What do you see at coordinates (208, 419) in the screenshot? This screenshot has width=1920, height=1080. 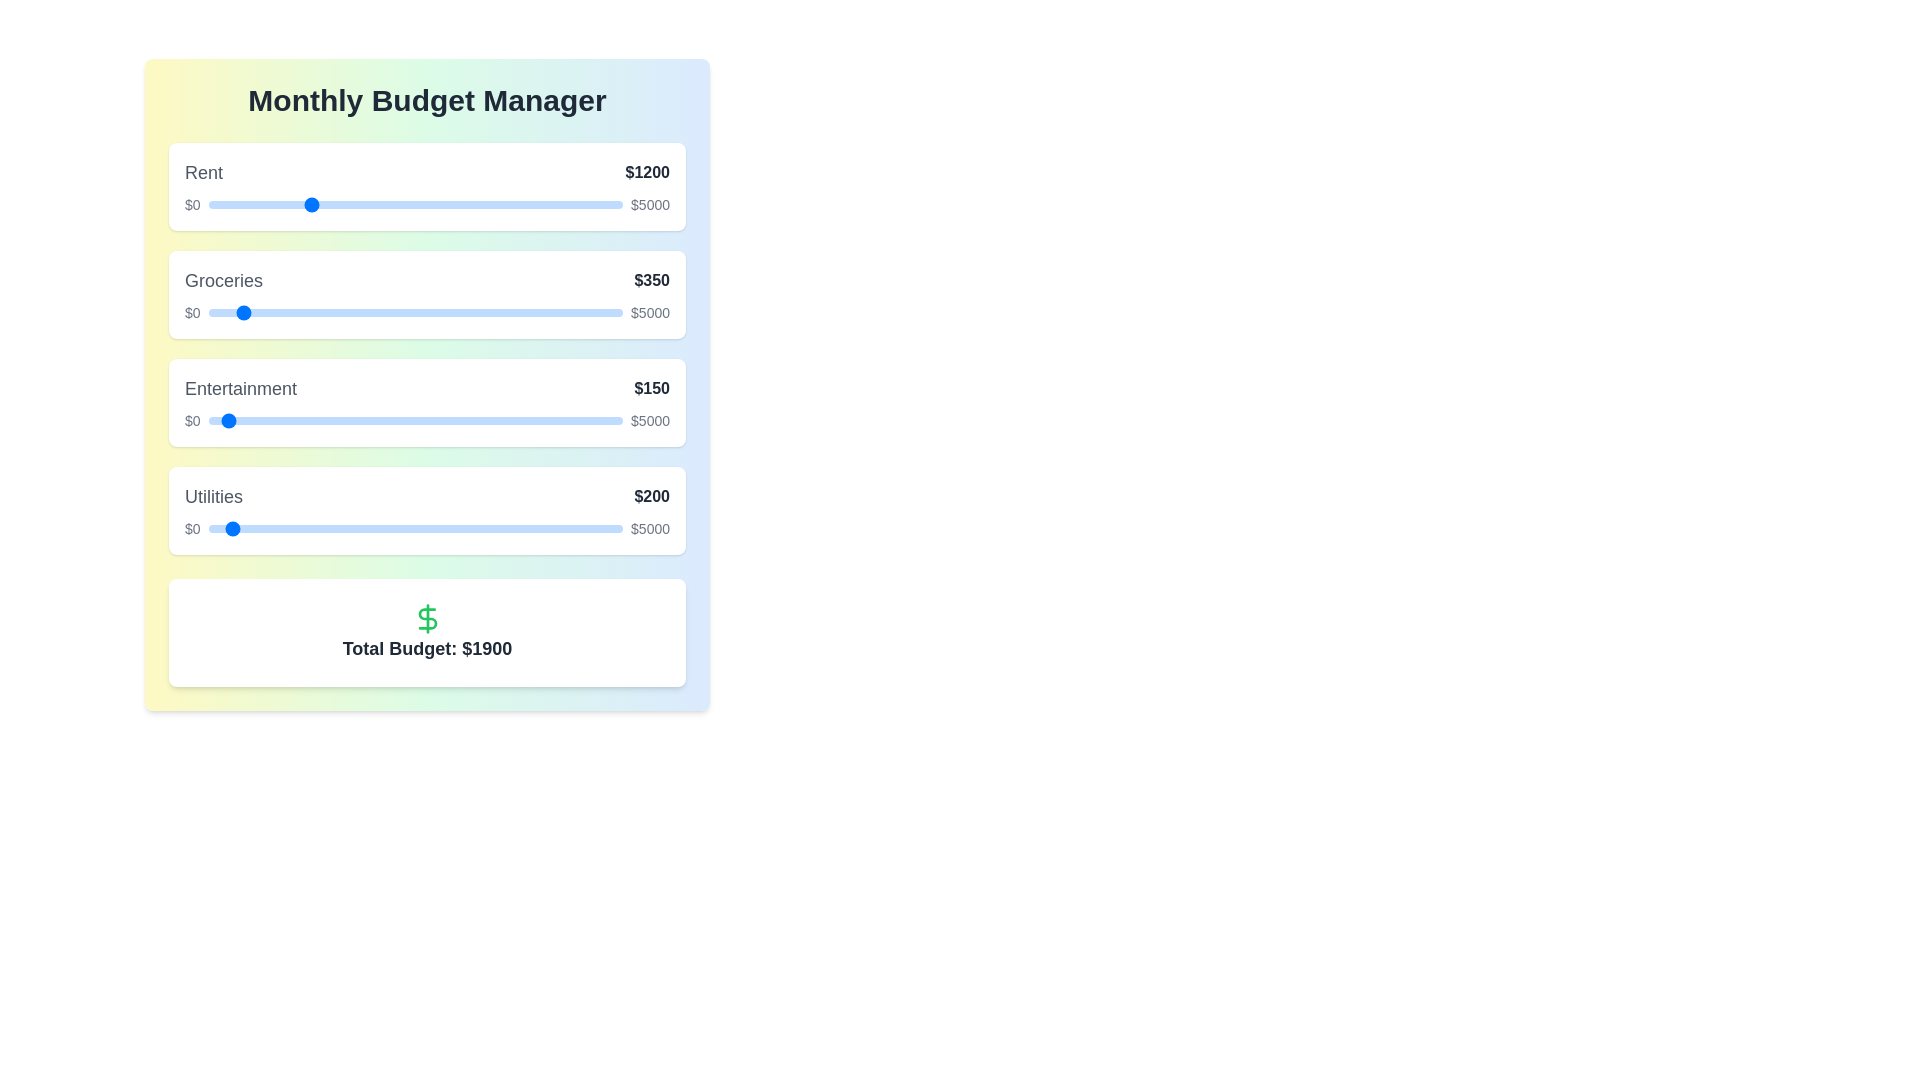 I see `the Entertainment budget` at bounding box center [208, 419].